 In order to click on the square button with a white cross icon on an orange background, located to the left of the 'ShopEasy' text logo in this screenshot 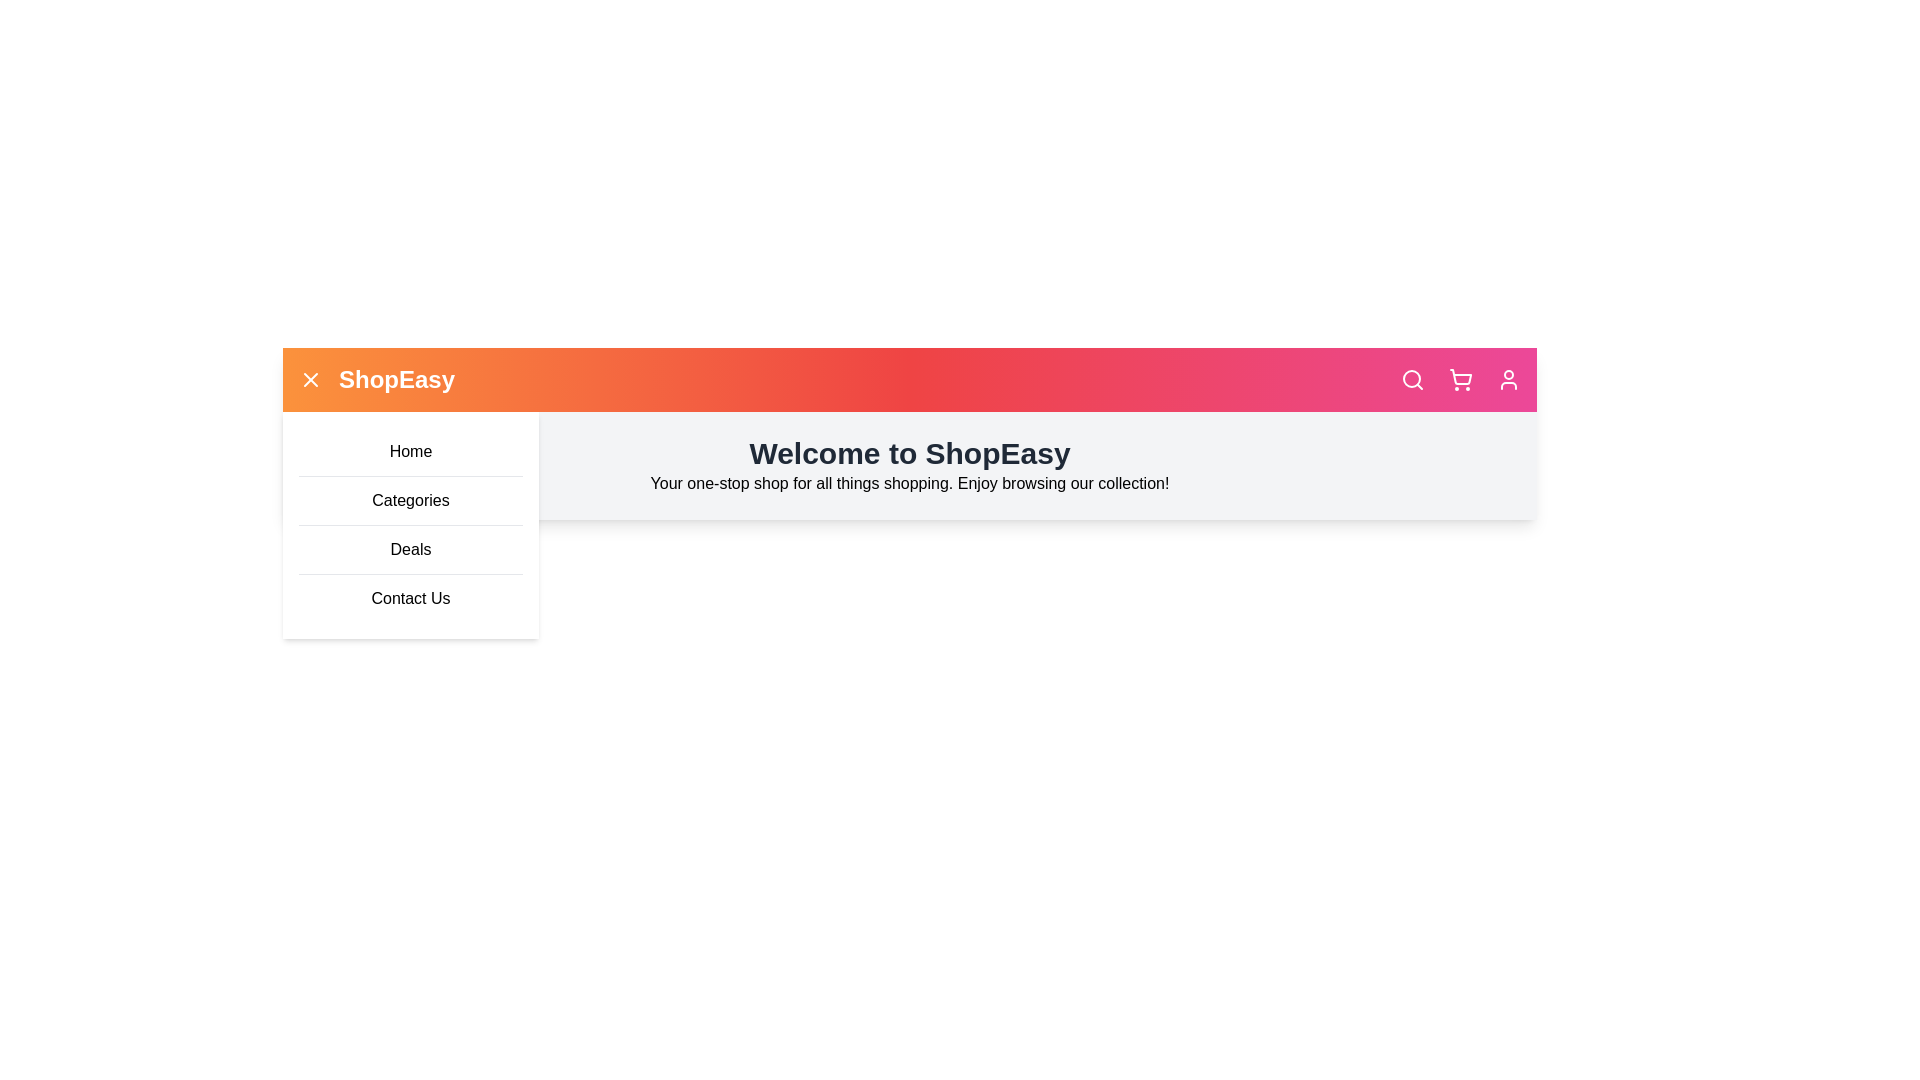, I will do `click(310, 380)`.